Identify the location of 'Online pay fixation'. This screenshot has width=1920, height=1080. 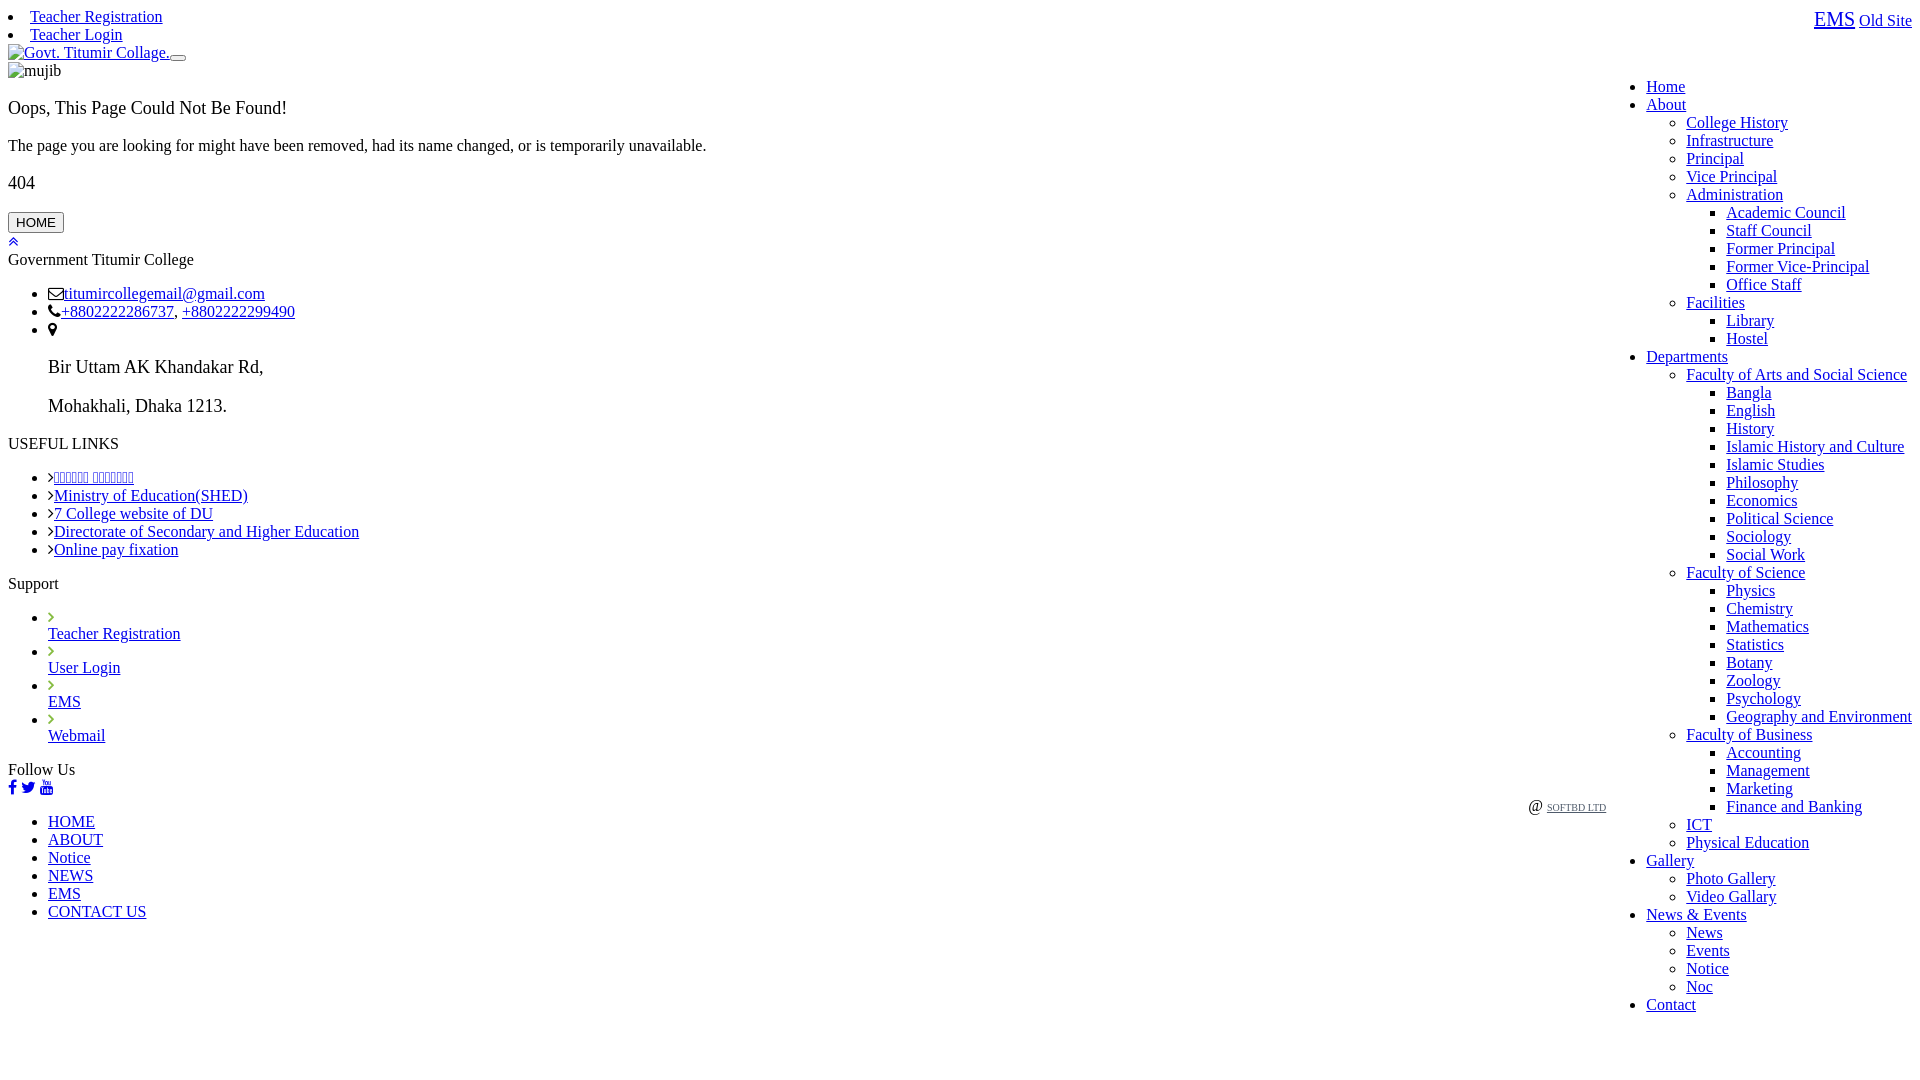
(114, 549).